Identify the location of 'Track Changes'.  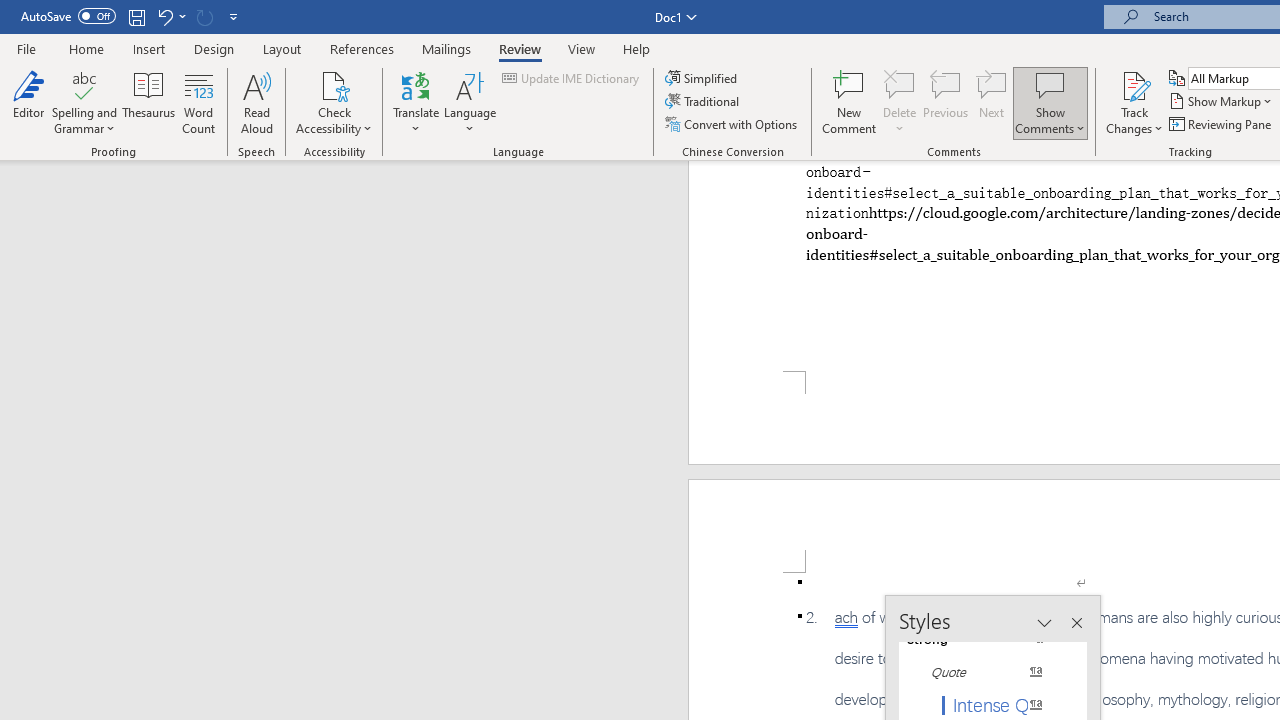
(1134, 84).